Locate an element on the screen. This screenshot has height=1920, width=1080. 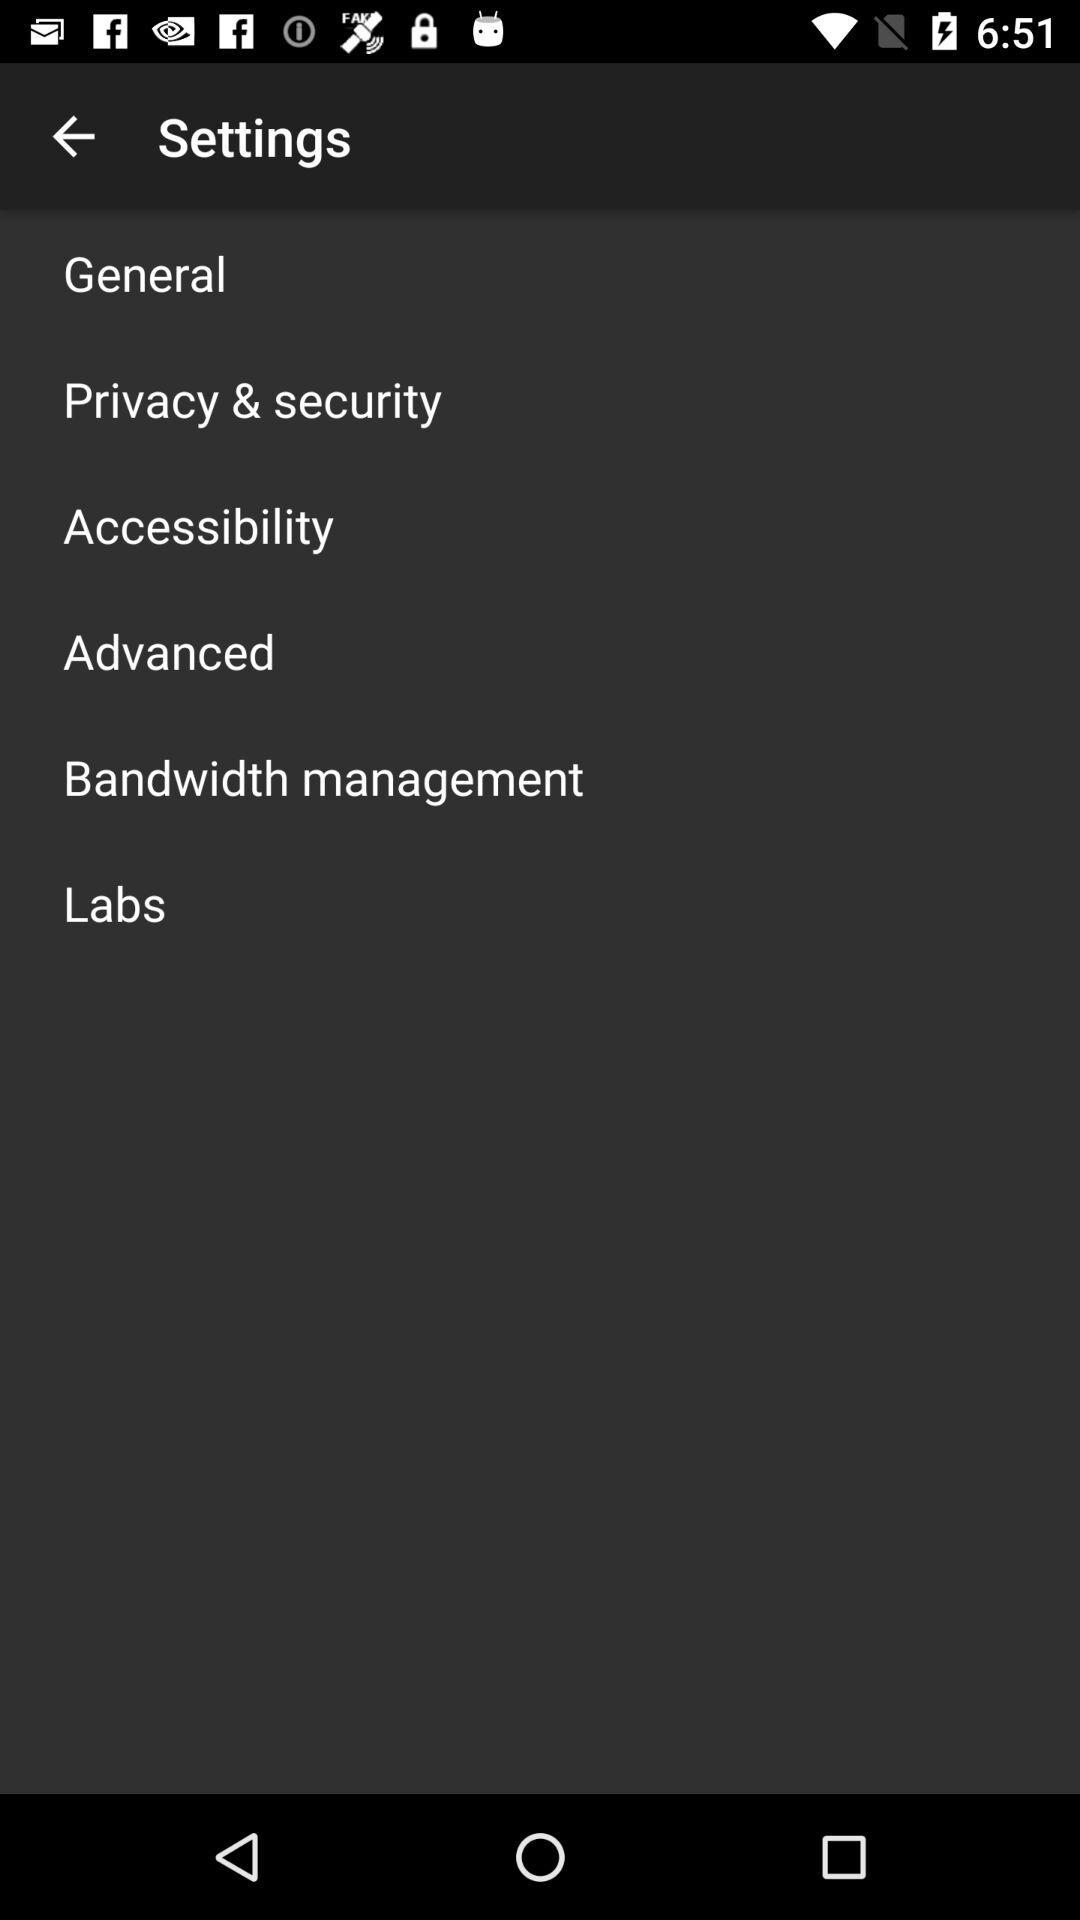
the icon below bandwidth management app is located at coordinates (114, 901).